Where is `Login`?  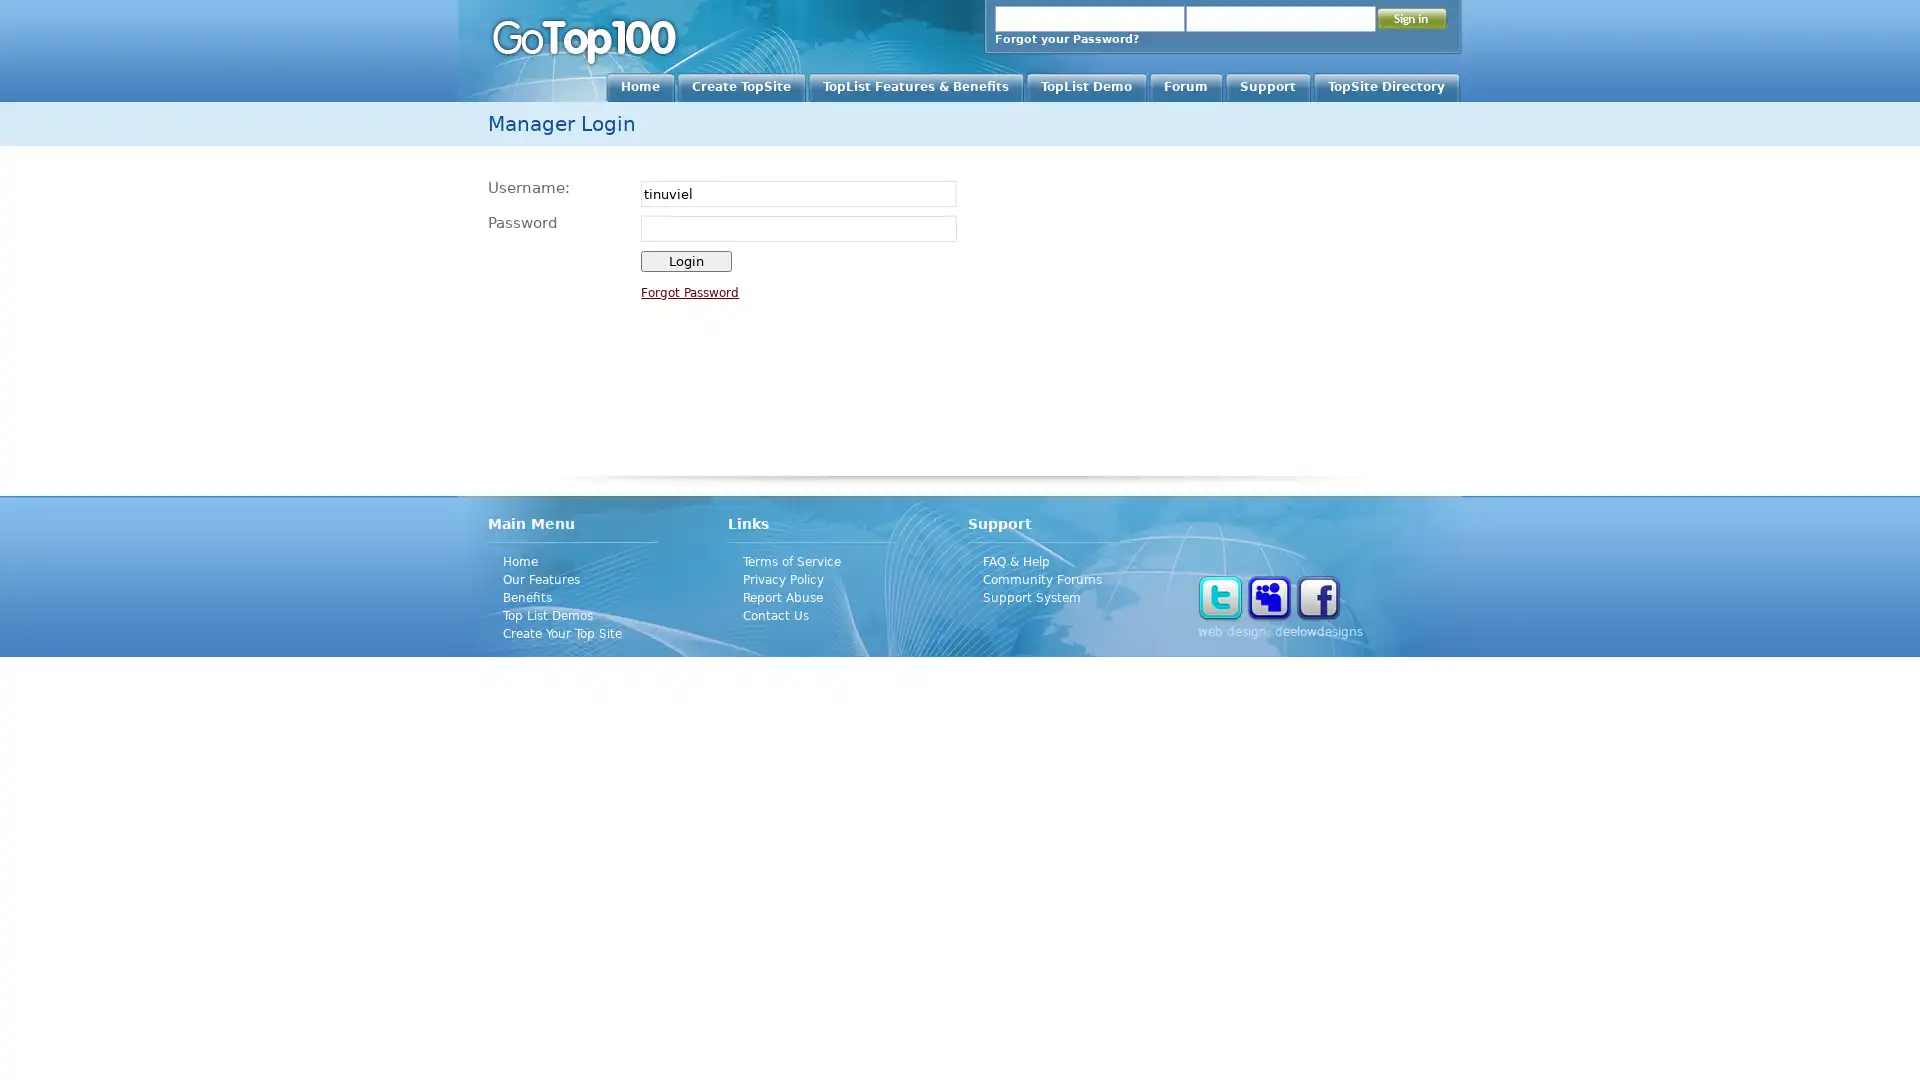 Login is located at coordinates (686, 260).